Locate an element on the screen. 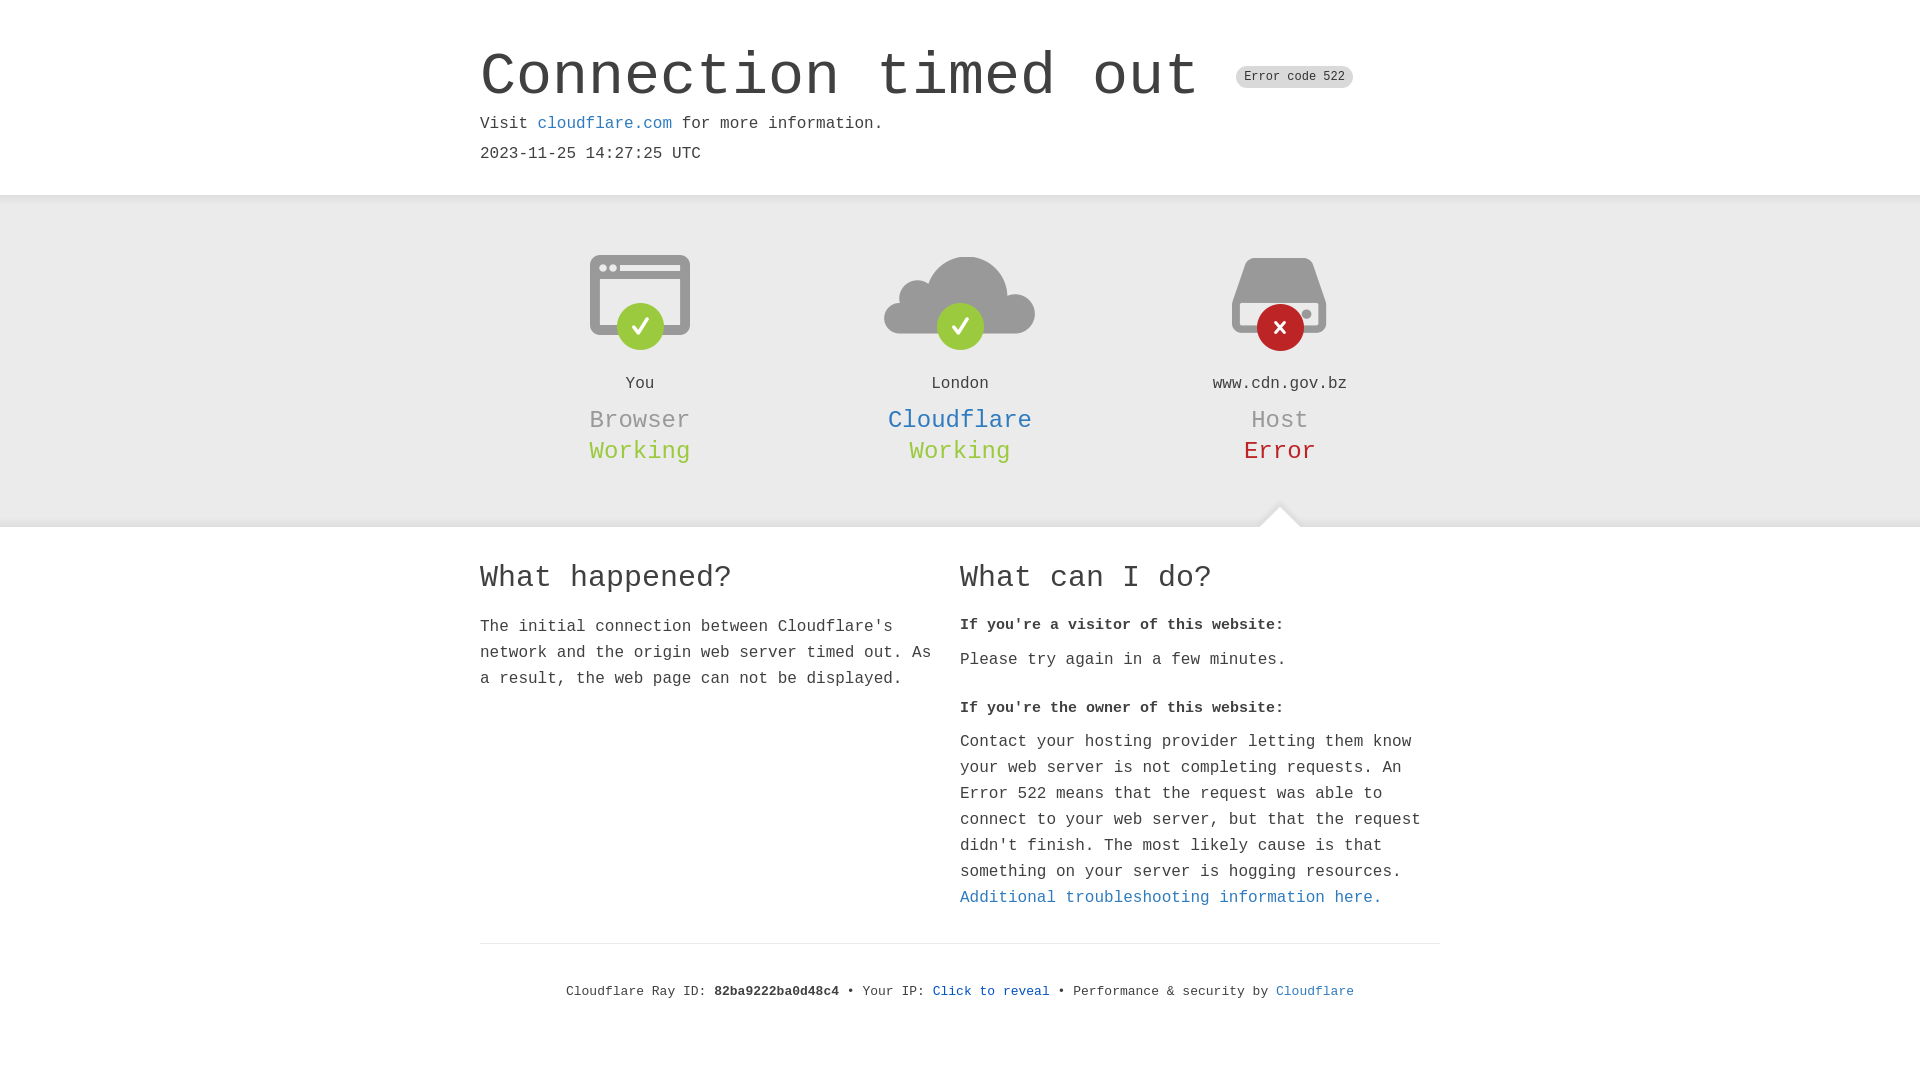 This screenshot has height=1080, width=1920. 'Additional troubleshooting information here.' is located at coordinates (1171, 897).